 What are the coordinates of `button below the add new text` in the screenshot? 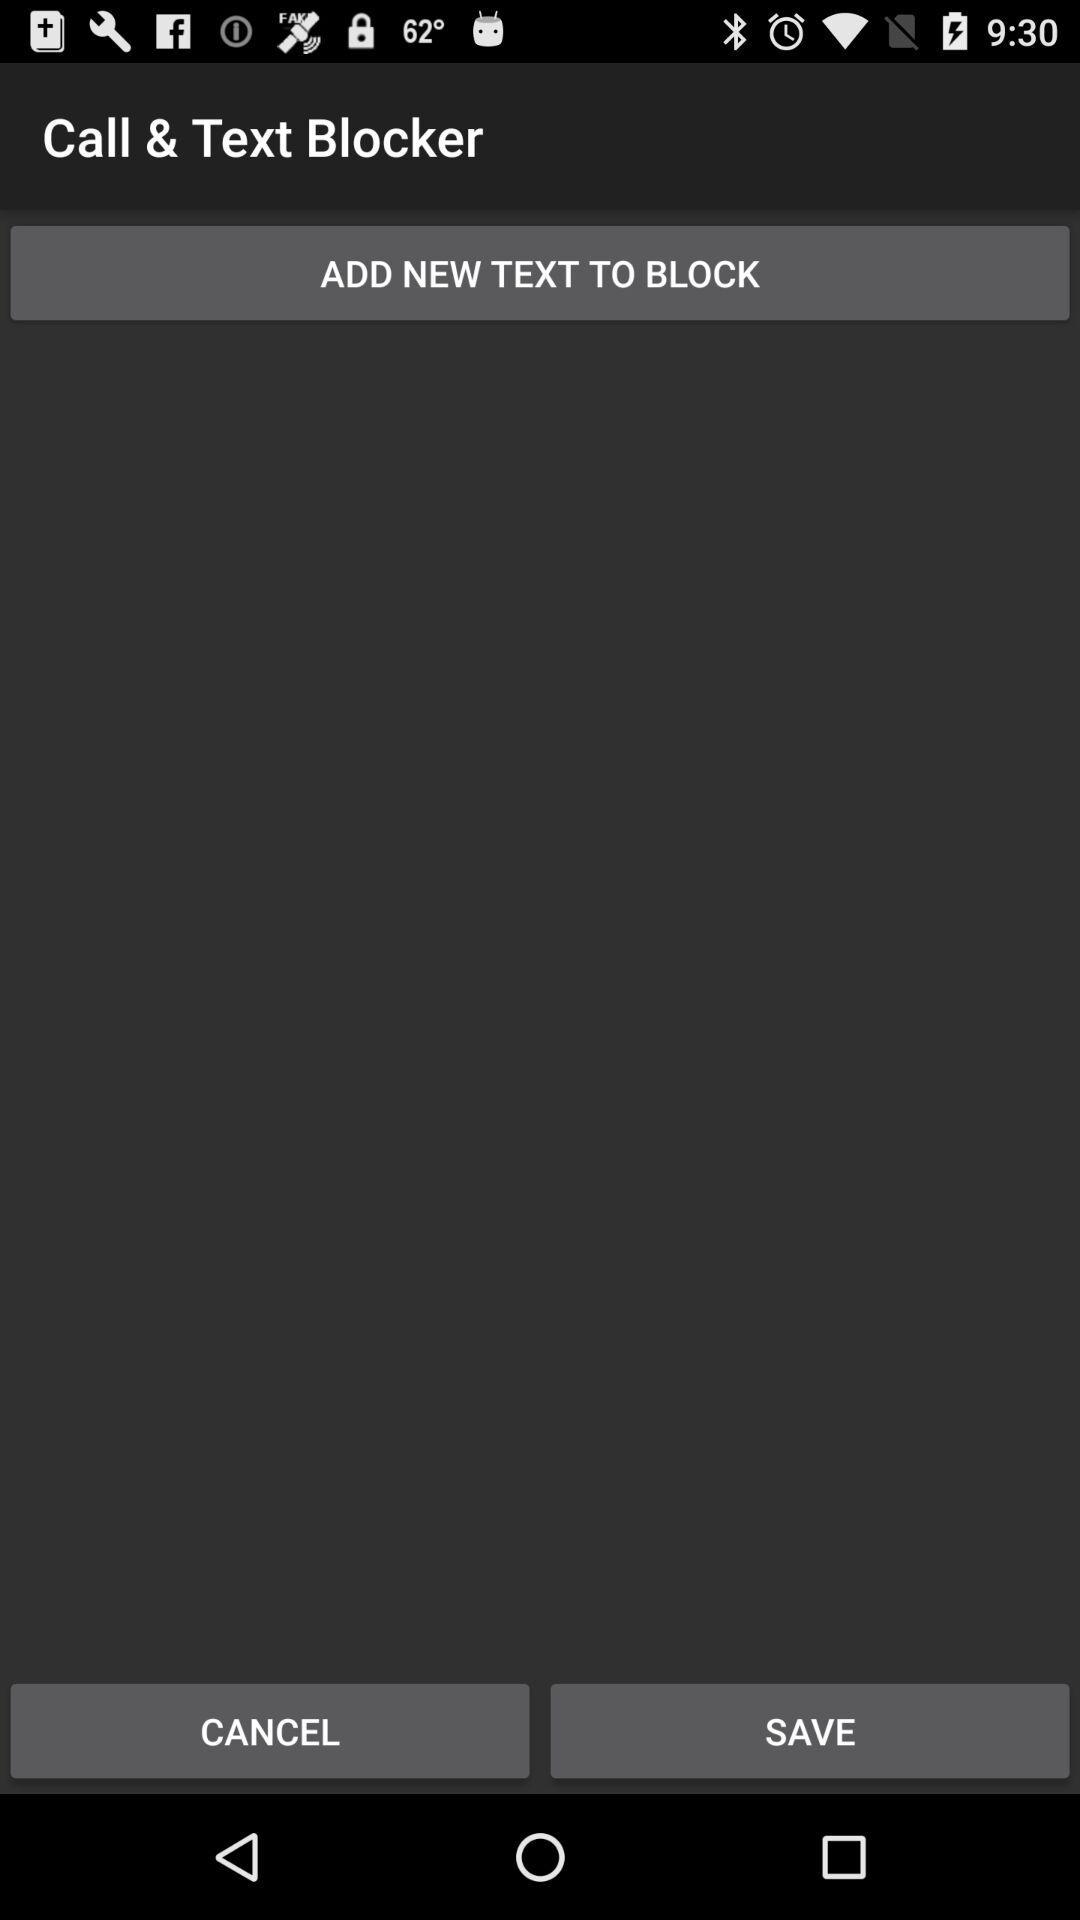 It's located at (540, 988).